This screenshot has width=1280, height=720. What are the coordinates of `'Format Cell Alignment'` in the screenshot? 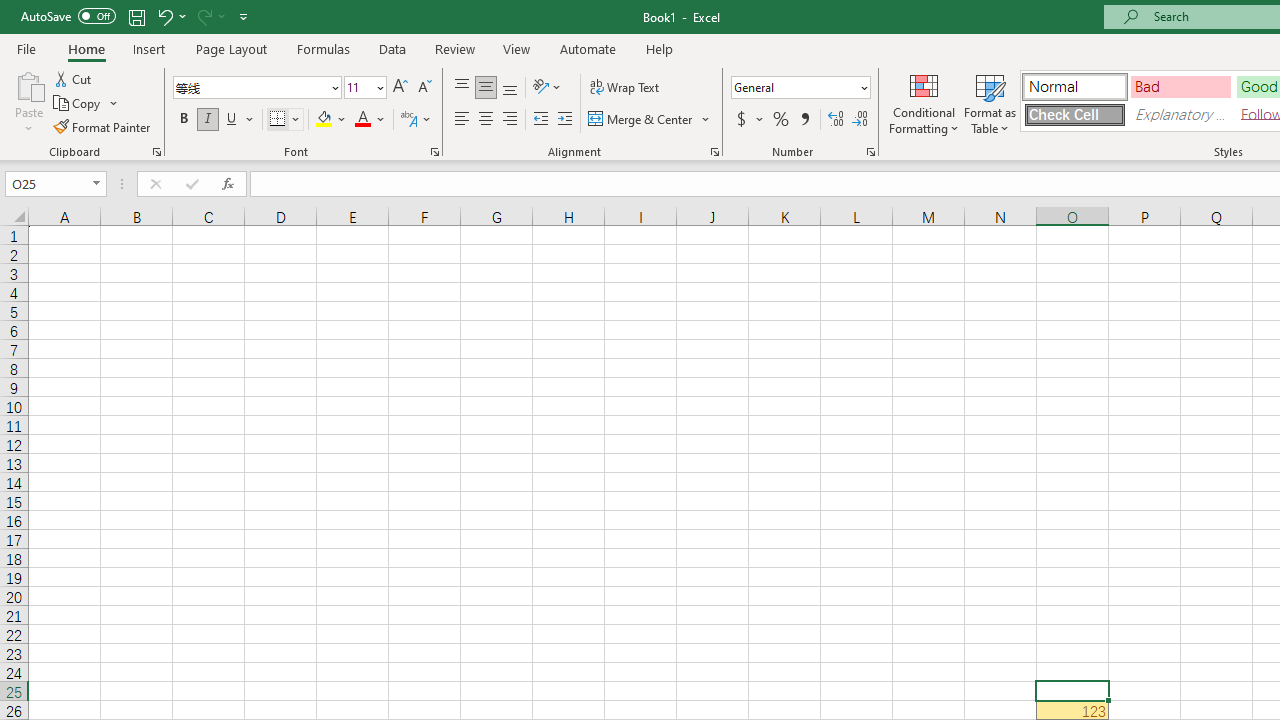 It's located at (714, 150).